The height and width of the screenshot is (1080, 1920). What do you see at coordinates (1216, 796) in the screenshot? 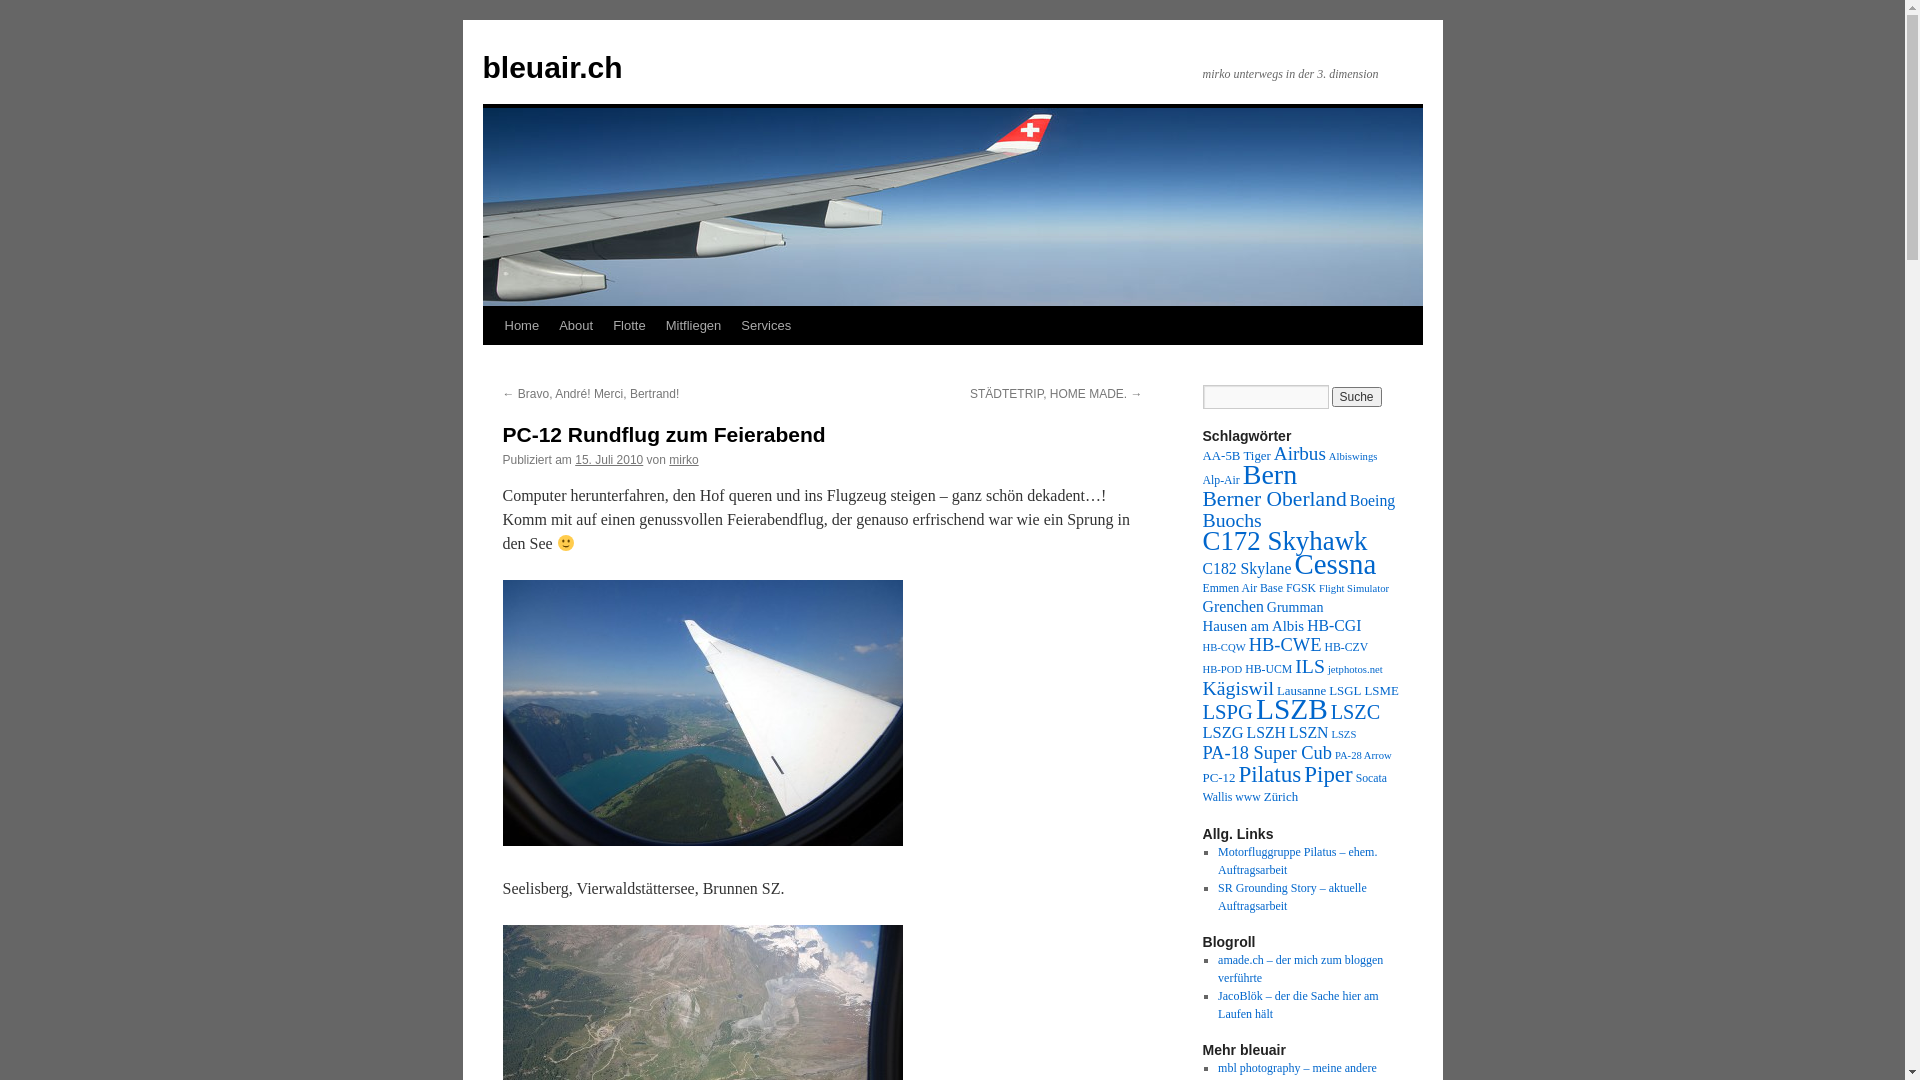
I see `'Wallis'` at bounding box center [1216, 796].